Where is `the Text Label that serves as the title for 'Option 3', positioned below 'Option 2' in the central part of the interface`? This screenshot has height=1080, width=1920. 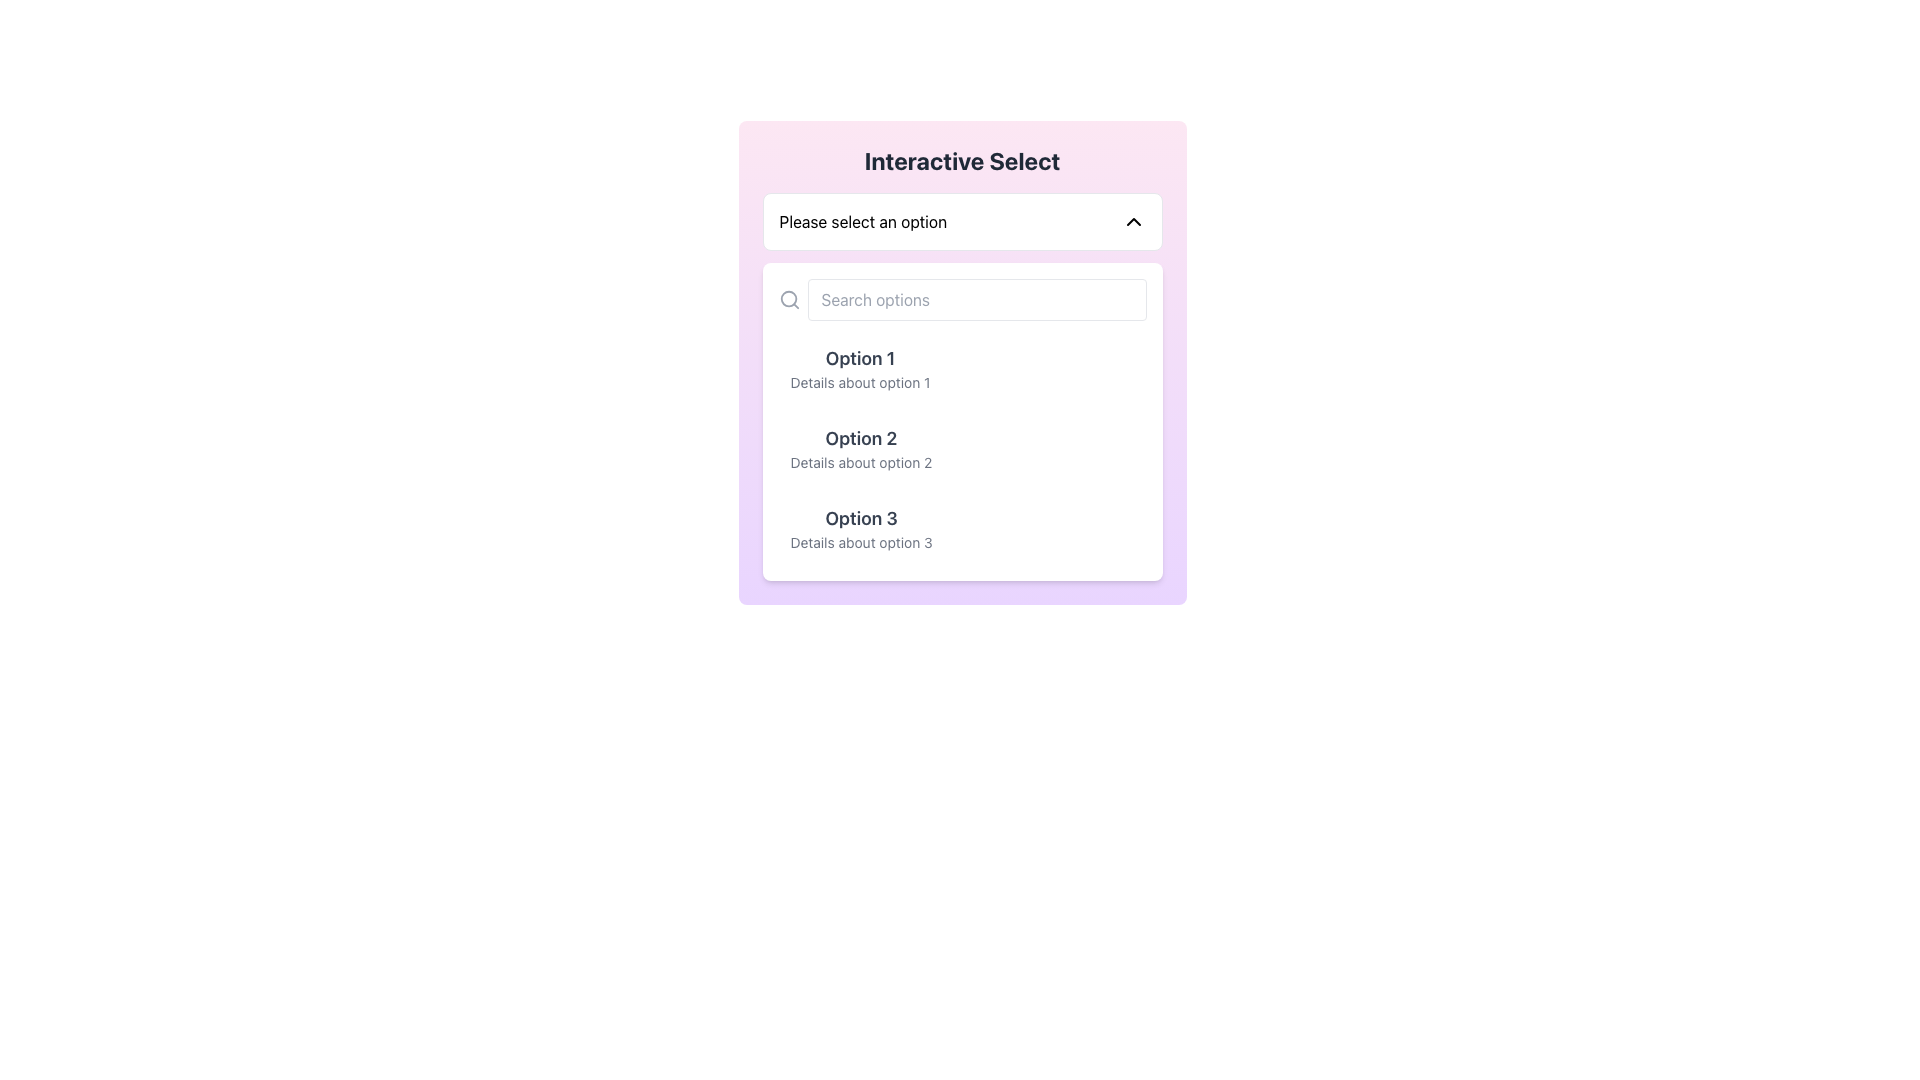
the Text Label that serves as the title for 'Option 3', positioned below 'Option 2' in the central part of the interface is located at coordinates (861, 518).